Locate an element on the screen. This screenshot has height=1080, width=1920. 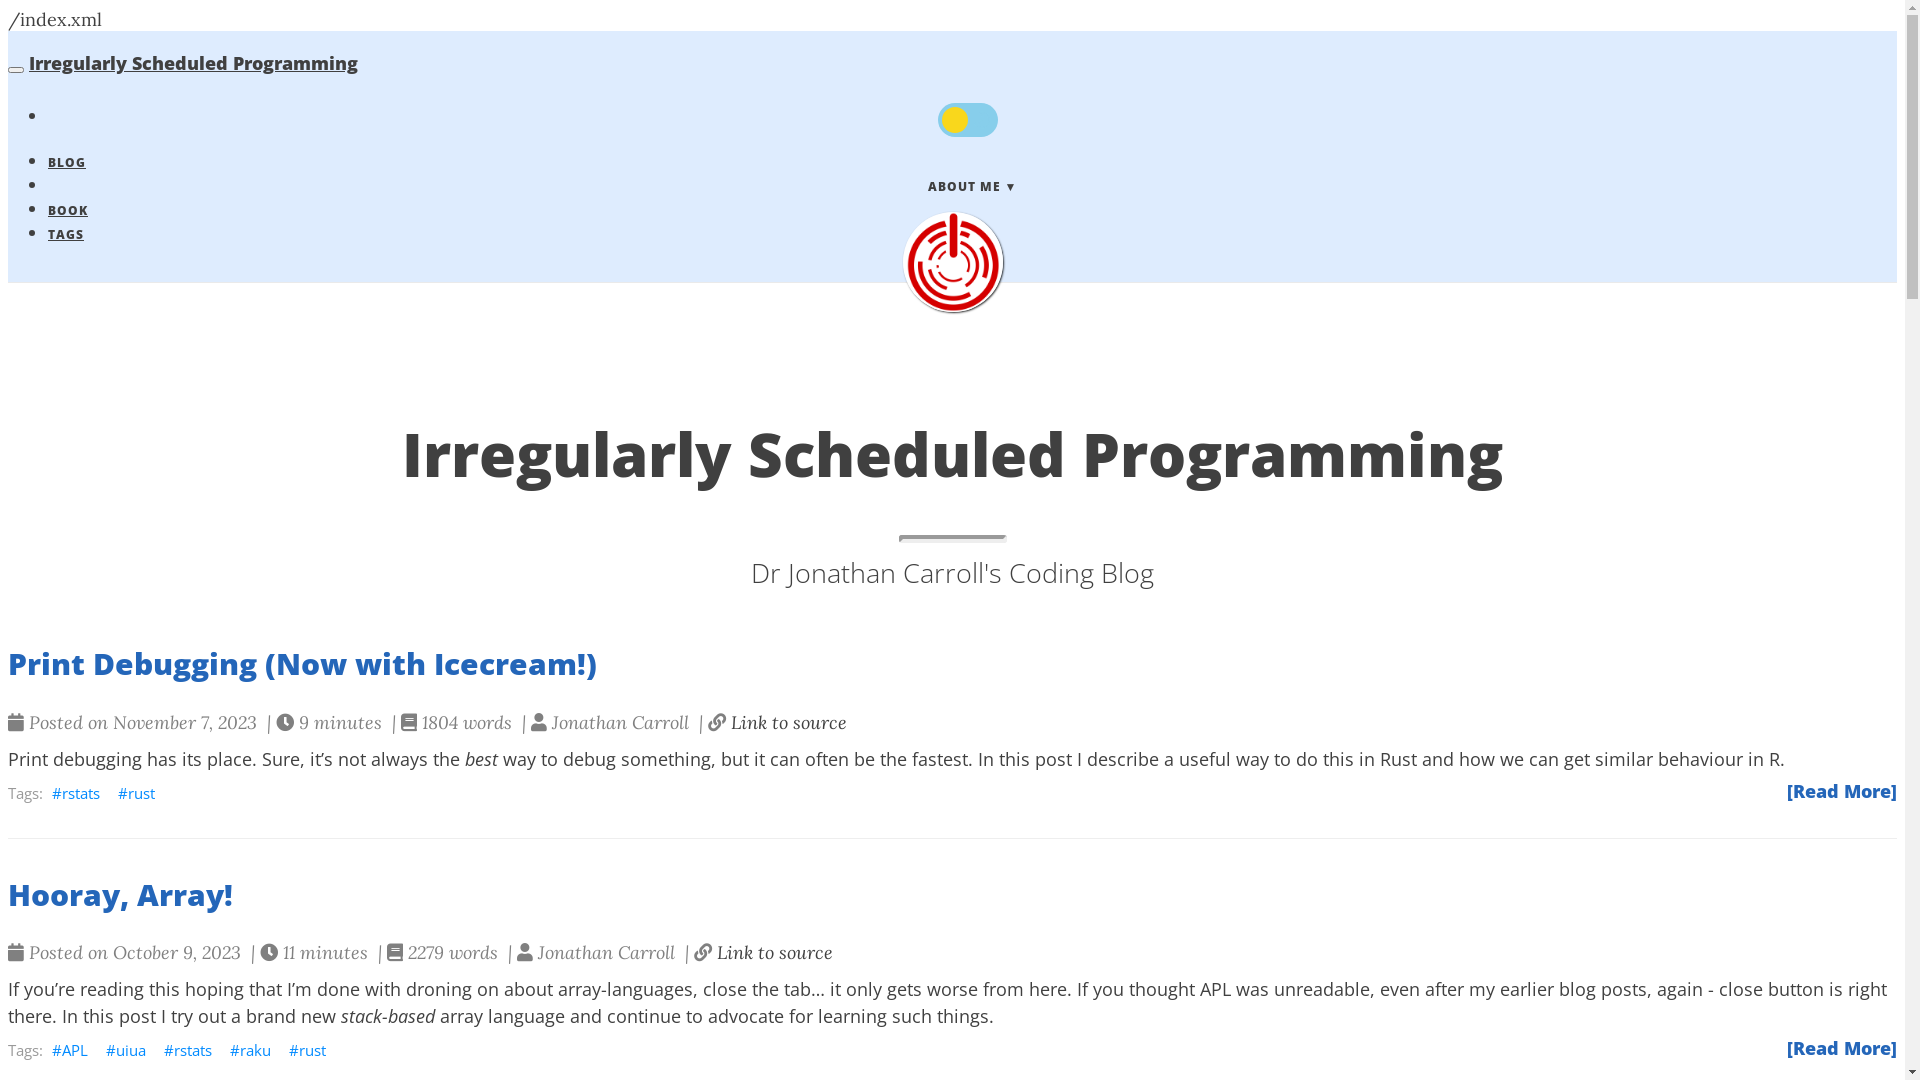
'rstats' is located at coordinates (76, 792).